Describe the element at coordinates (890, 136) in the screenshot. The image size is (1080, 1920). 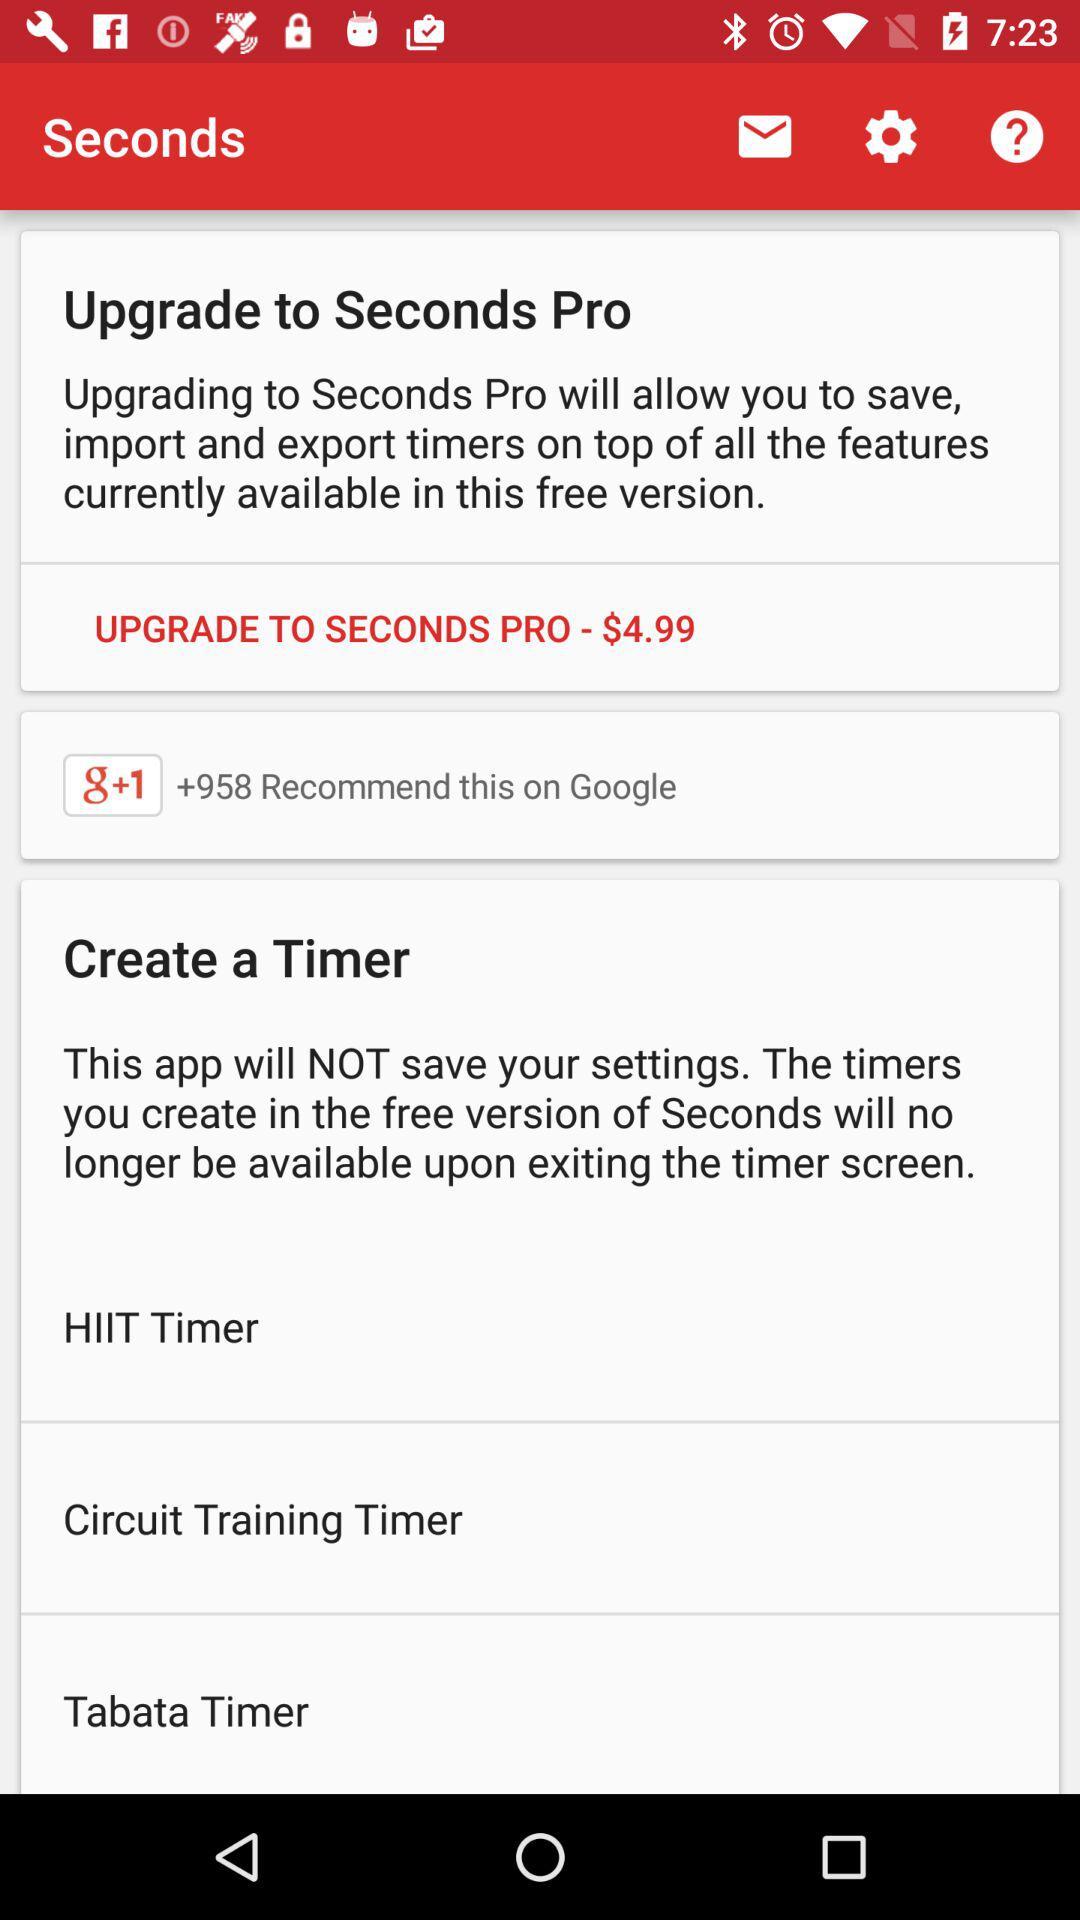
I see `settings` at that location.